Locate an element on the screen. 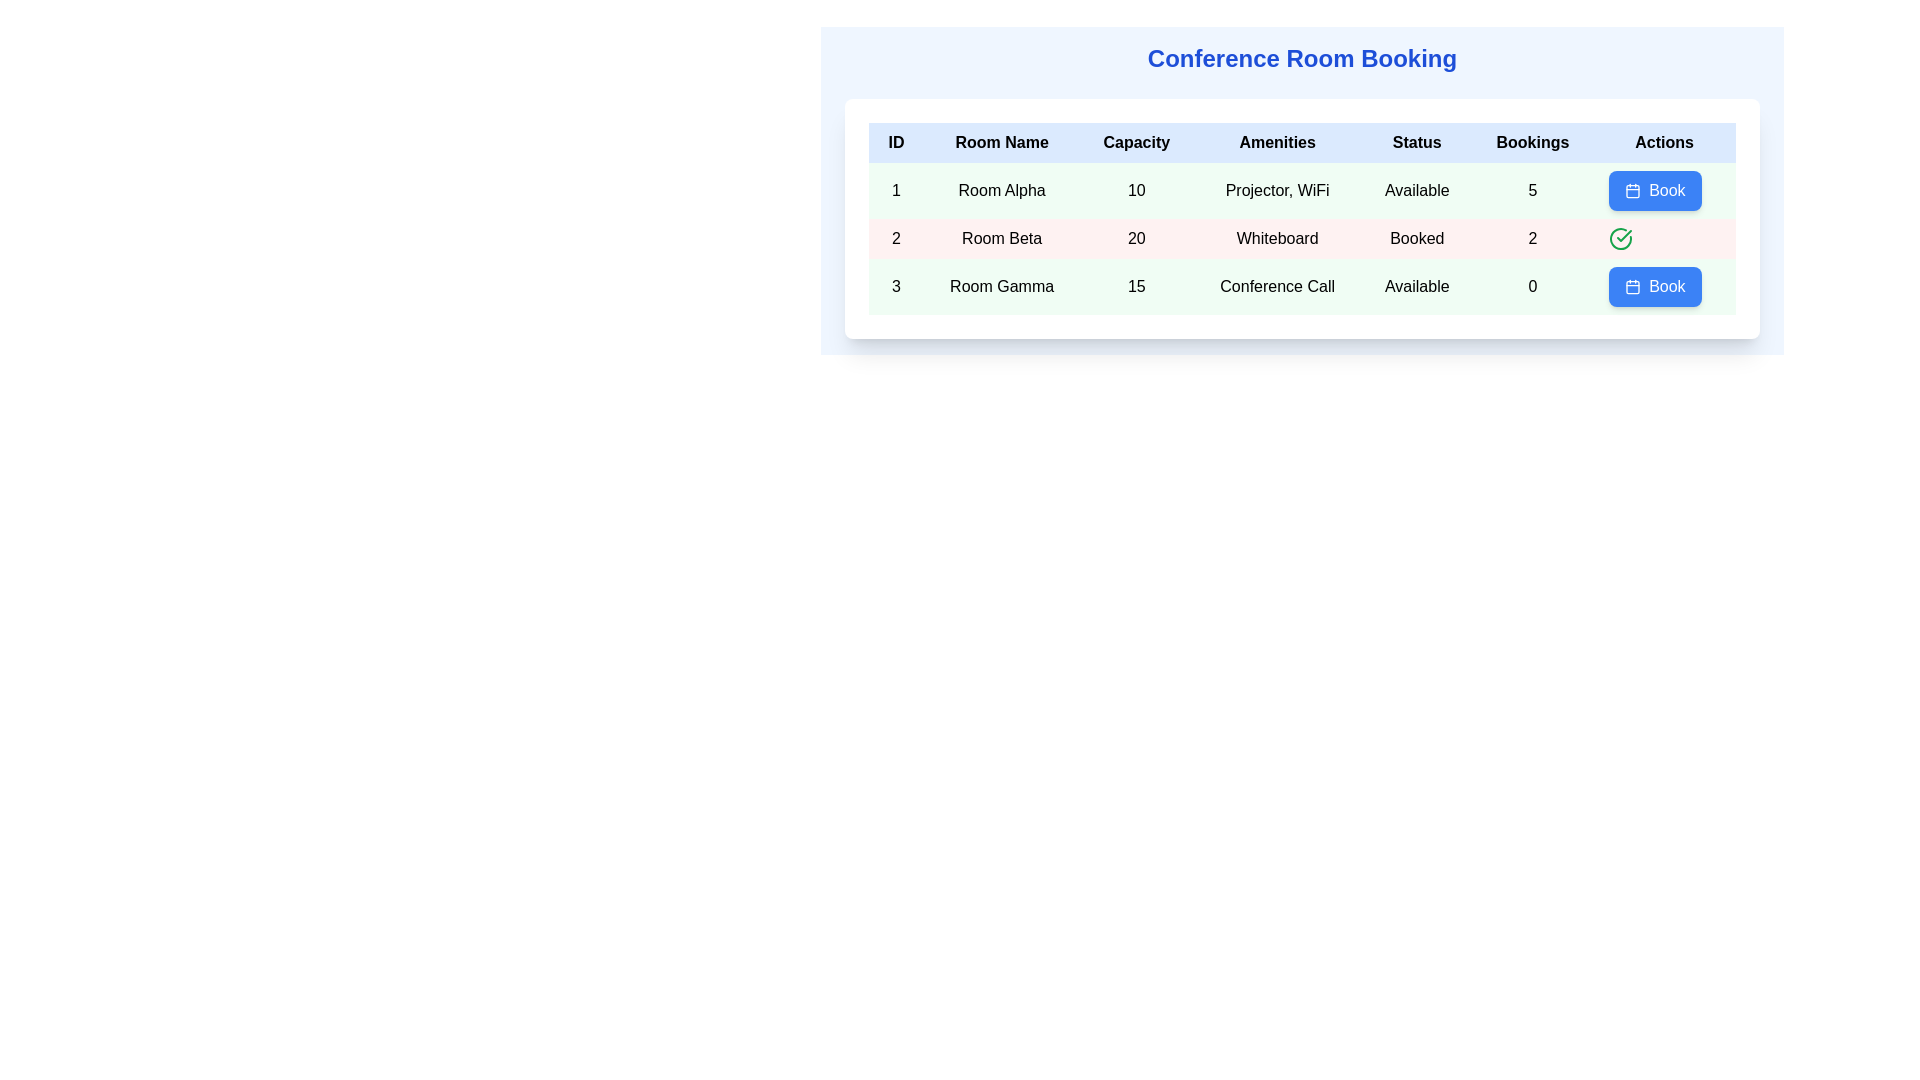 This screenshot has height=1080, width=1920. the checkmark within the circular icon in the Actions column of the second row corresponding to the Room Beta entry is located at coordinates (1624, 234).